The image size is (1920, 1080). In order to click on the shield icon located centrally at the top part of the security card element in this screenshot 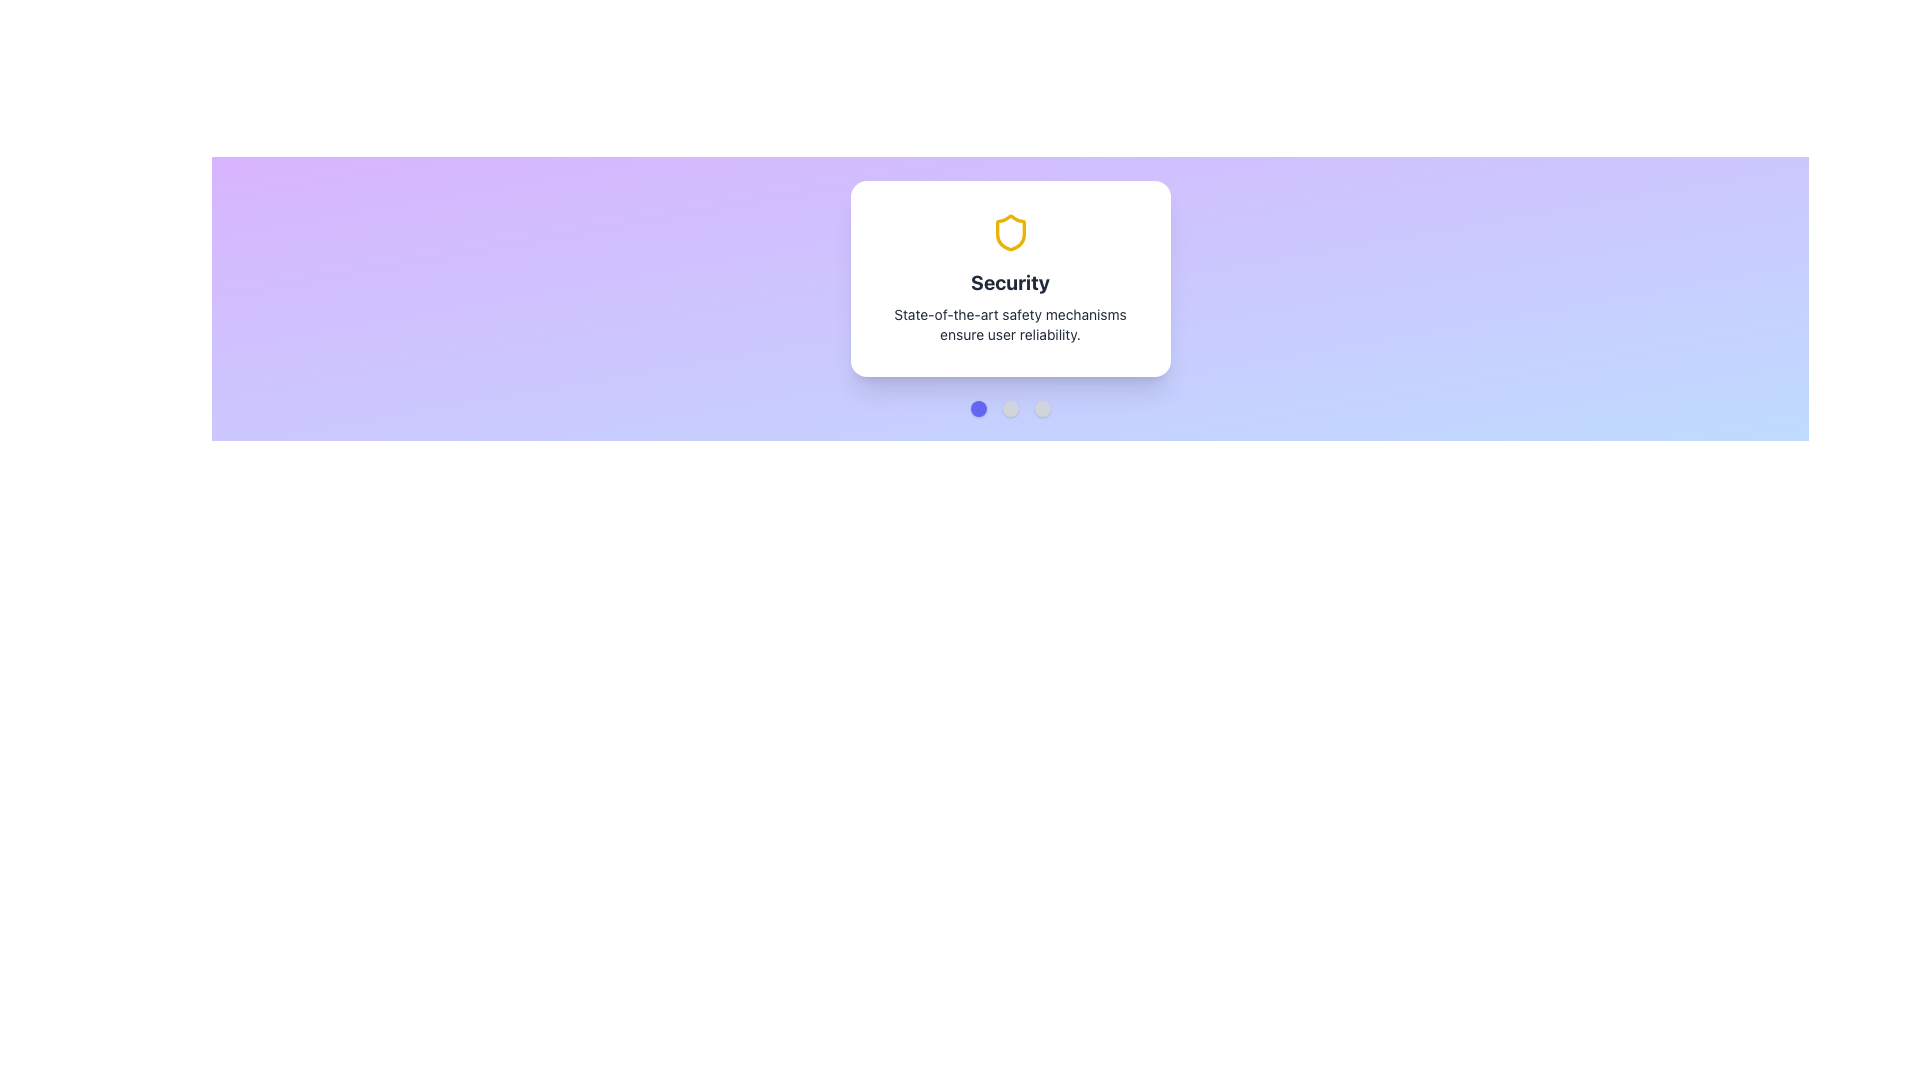, I will do `click(1010, 231)`.